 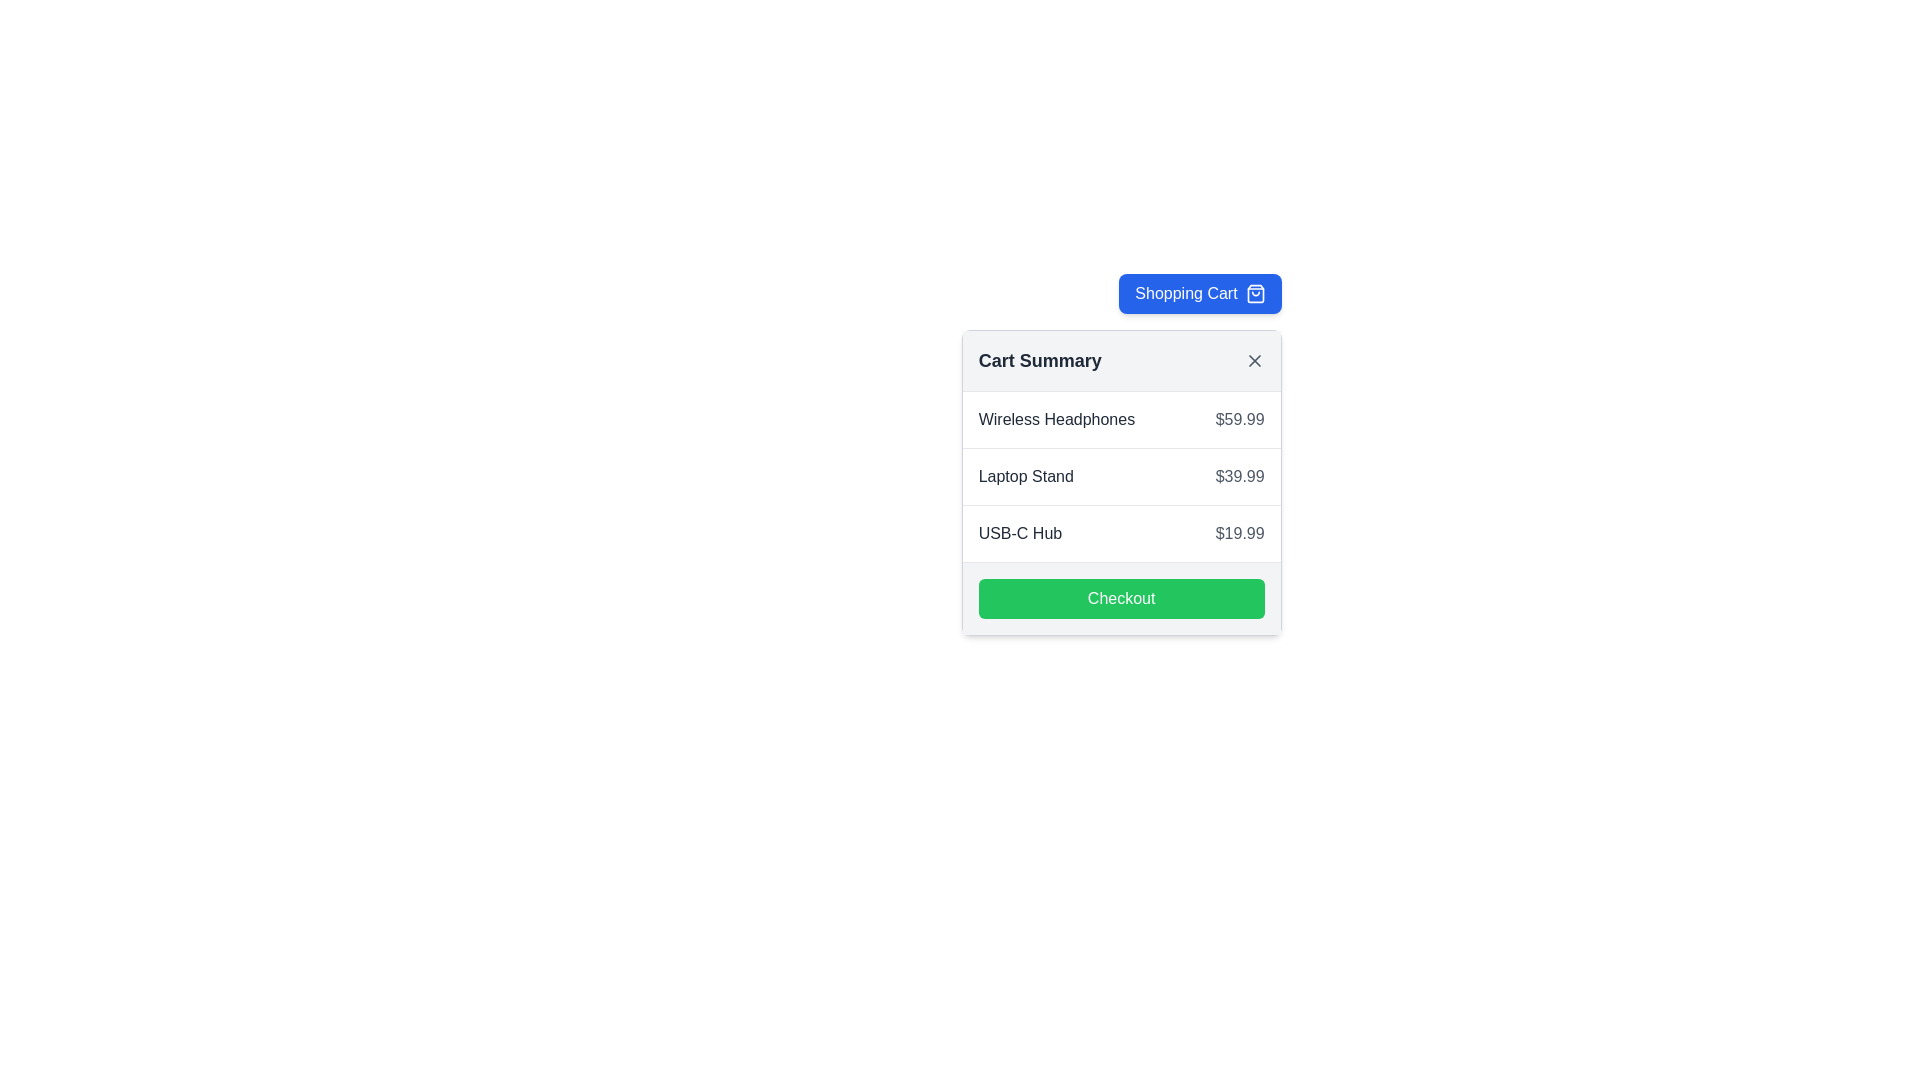 What do you see at coordinates (1040, 361) in the screenshot?
I see `the informational text label that serves as the title for the cart items summary section, located at the top left of the modal dialog` at bounding box center [1040, 361].